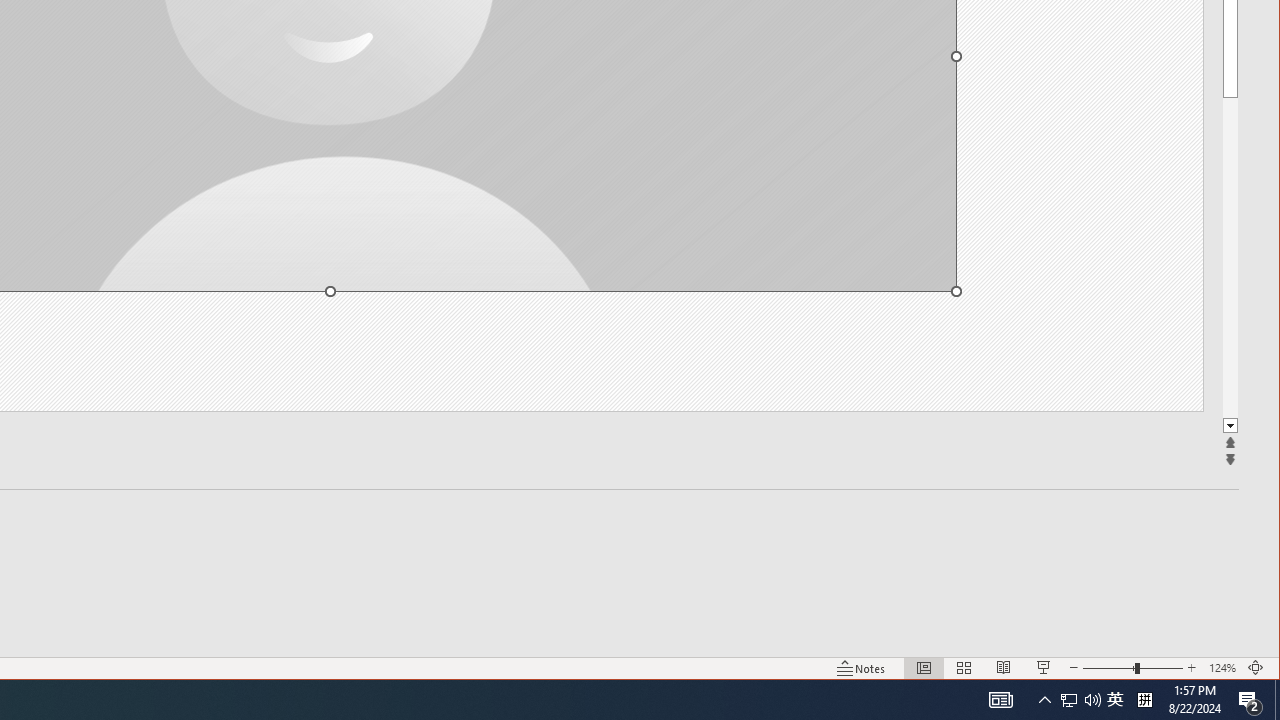 The height and width of the screenshot is (720, 1280). Describe the element at coordinates (1250, 698) in the screenshot. I see `'Action Center, 2 new notifications'` at that location.